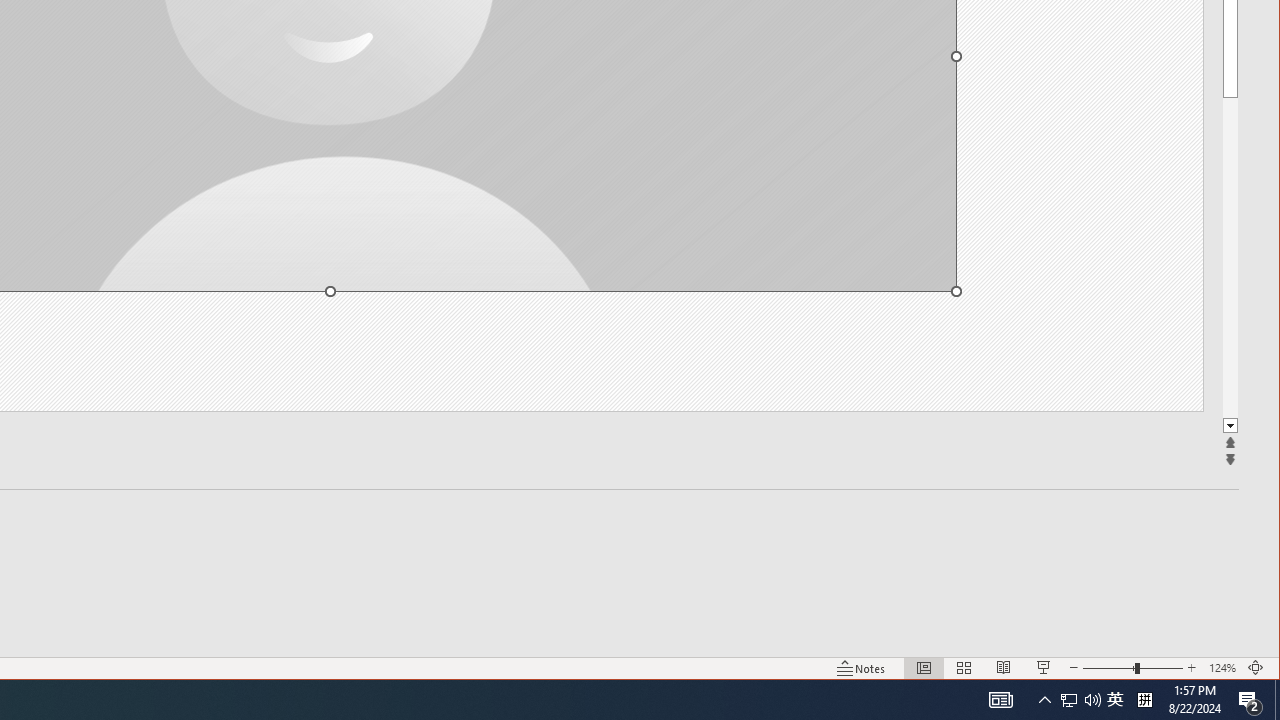 The height and width of the screenshot is (720, 1280). Describe the element at coordinates (1250, 698) in the screenshot. I see `'Action Center, 2 new notifications'` at that location.